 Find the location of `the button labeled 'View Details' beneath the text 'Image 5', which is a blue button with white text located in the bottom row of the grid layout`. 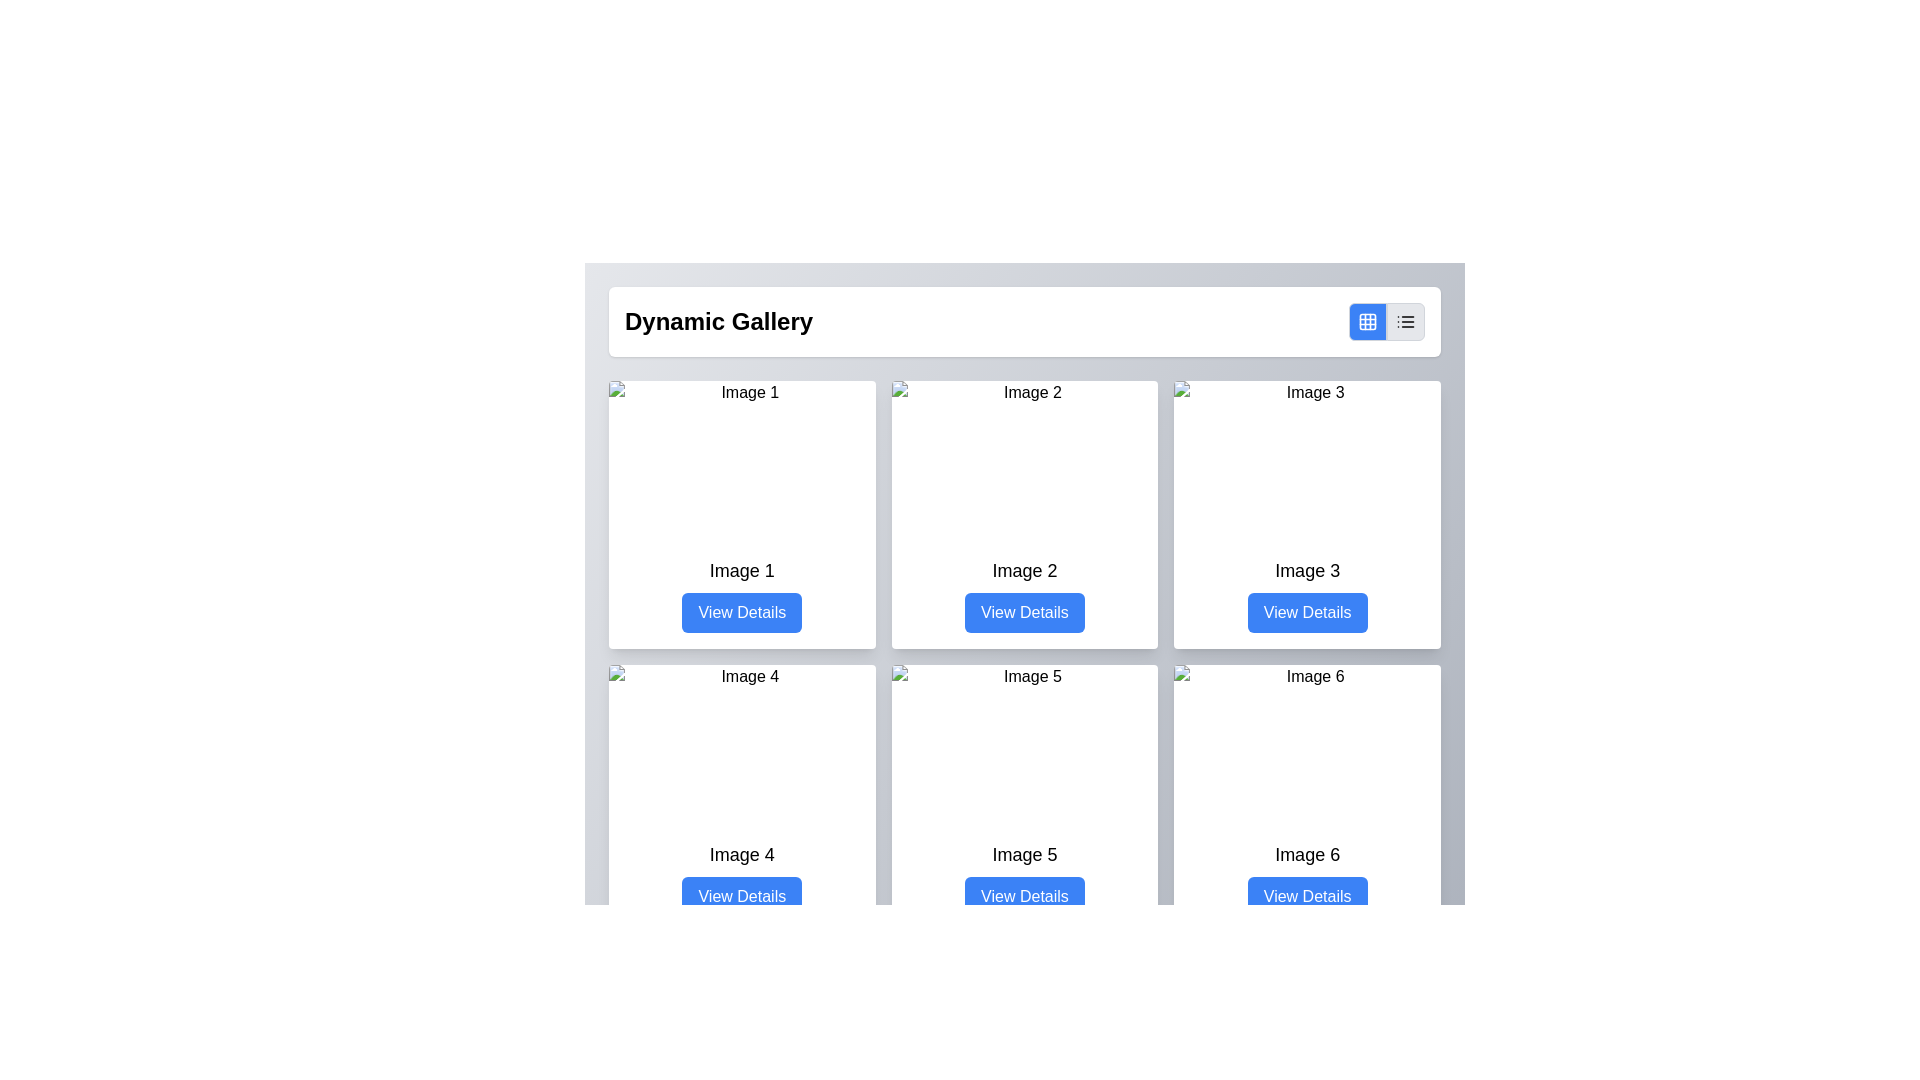

the button labeled 'View Details' beneath the text 'Image 5', which is a blue button with white text located in the bottom row of the grid layout is located at coordinates (1024, 878).